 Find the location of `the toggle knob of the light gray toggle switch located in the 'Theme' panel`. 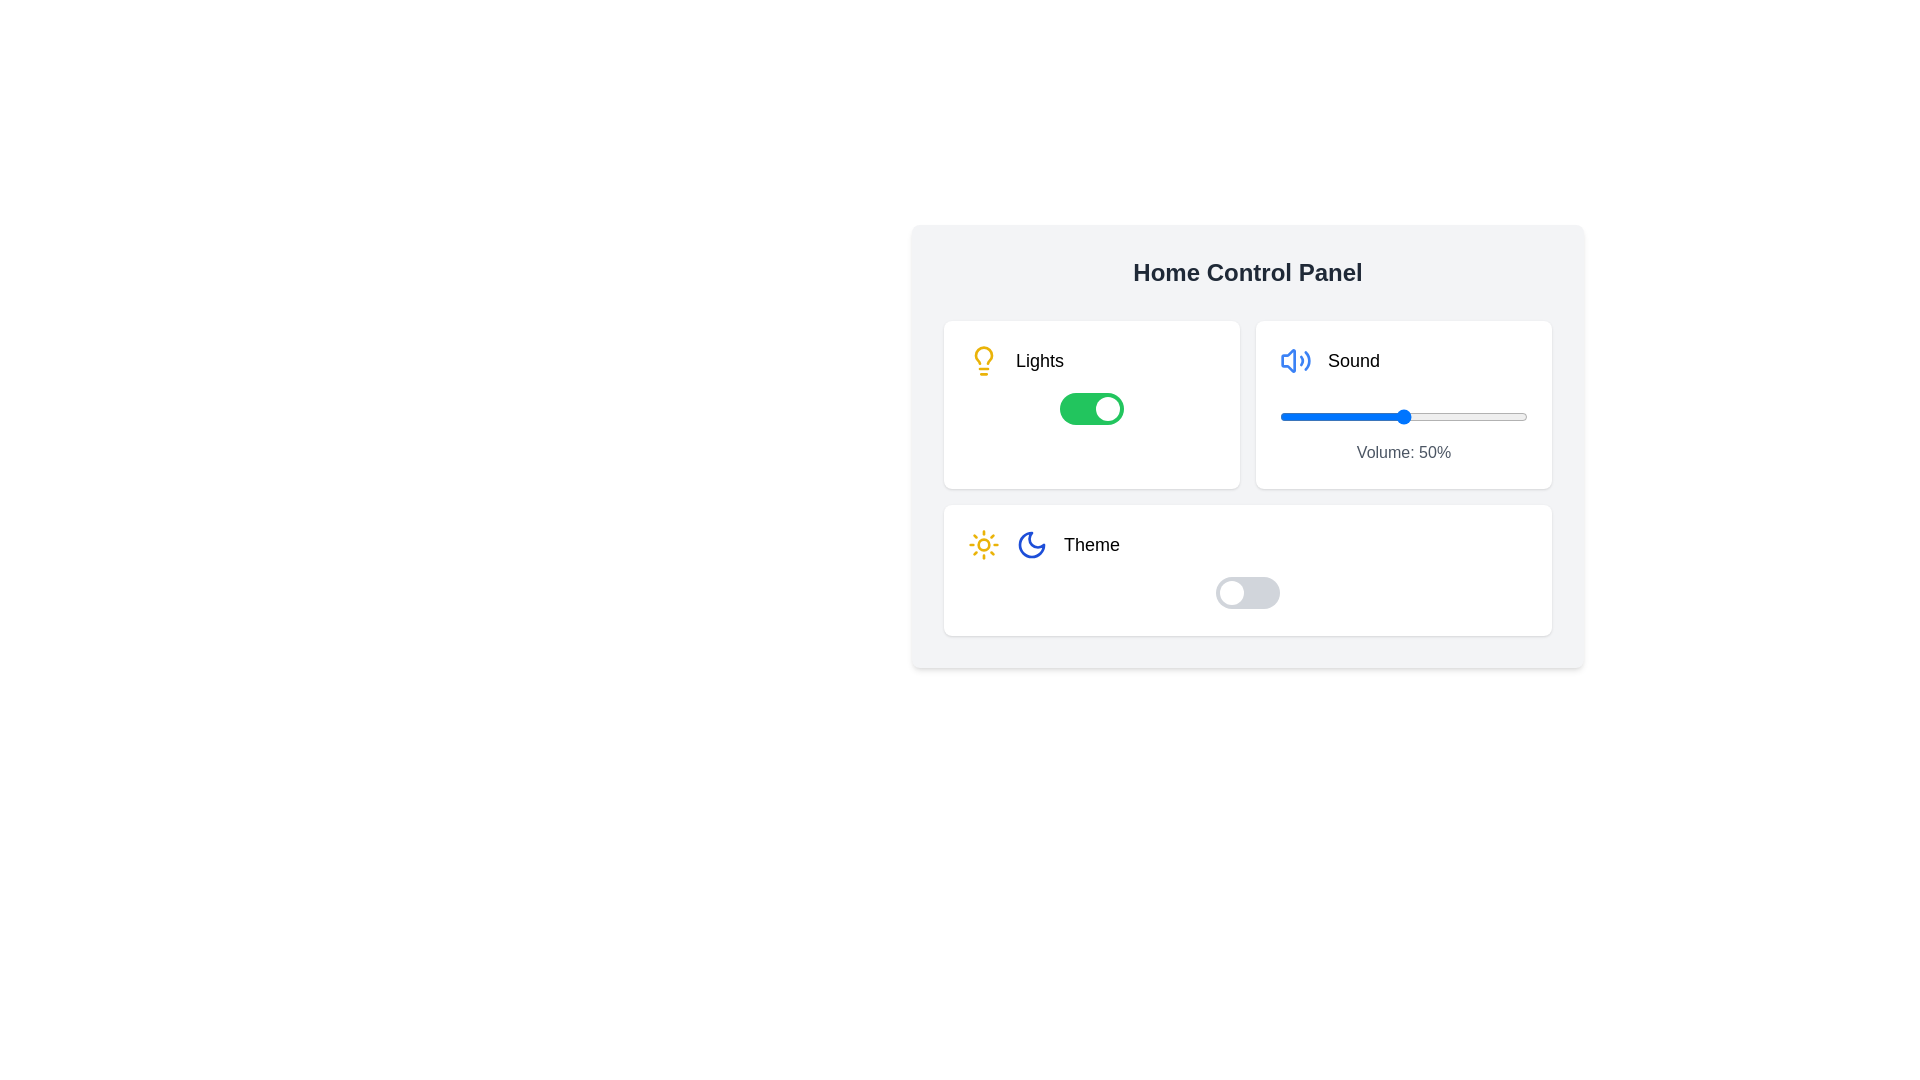

the toggle knob of the light gray toggle switch located in the 'Theme' panel is located at coordinates (1247, 592).